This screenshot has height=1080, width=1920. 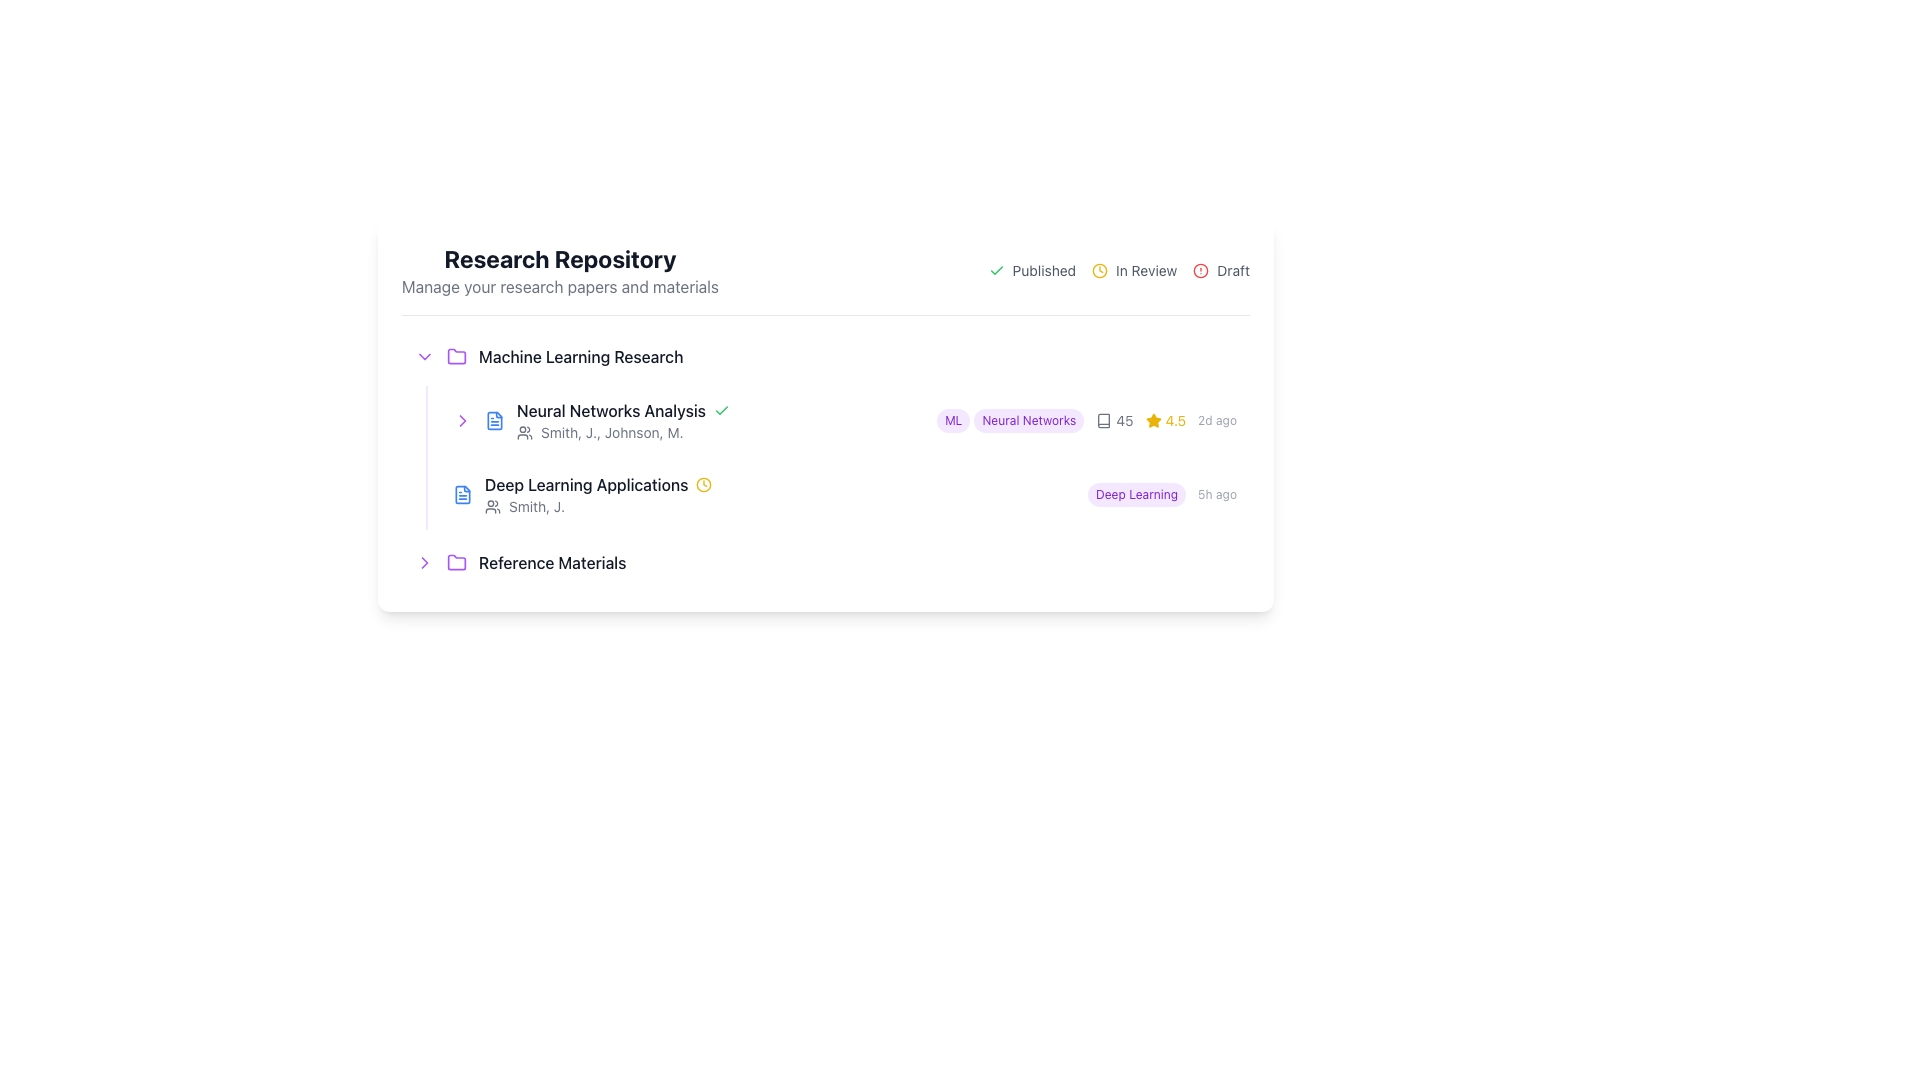 What do you see at coordinates (1146, 270) in the screenshot?
I see `the status indicator label that displays the current review status of an item or document, which is located to the right of 'Published' and to the left of 'Draft'` at bounding box center [1146, 270].